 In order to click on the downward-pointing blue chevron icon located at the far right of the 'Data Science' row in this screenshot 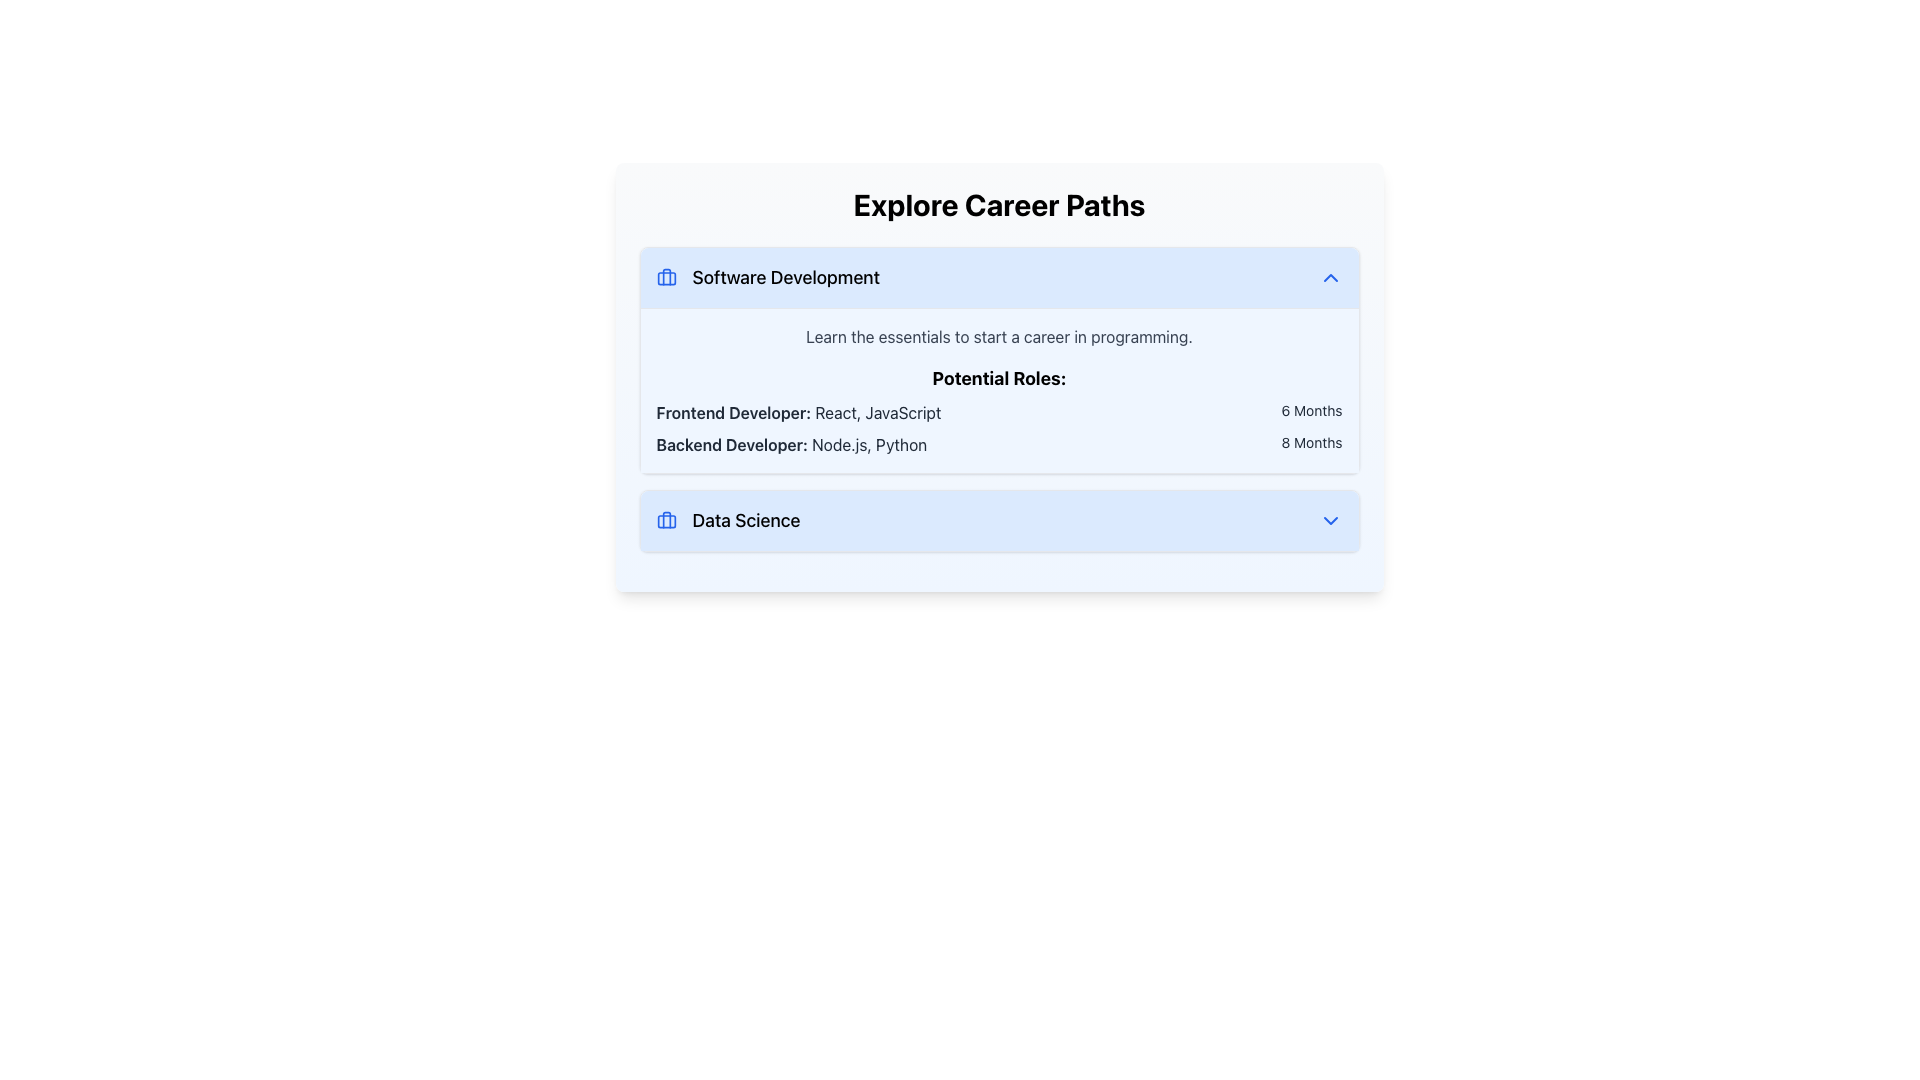, I will do `click(1330, 519)`.